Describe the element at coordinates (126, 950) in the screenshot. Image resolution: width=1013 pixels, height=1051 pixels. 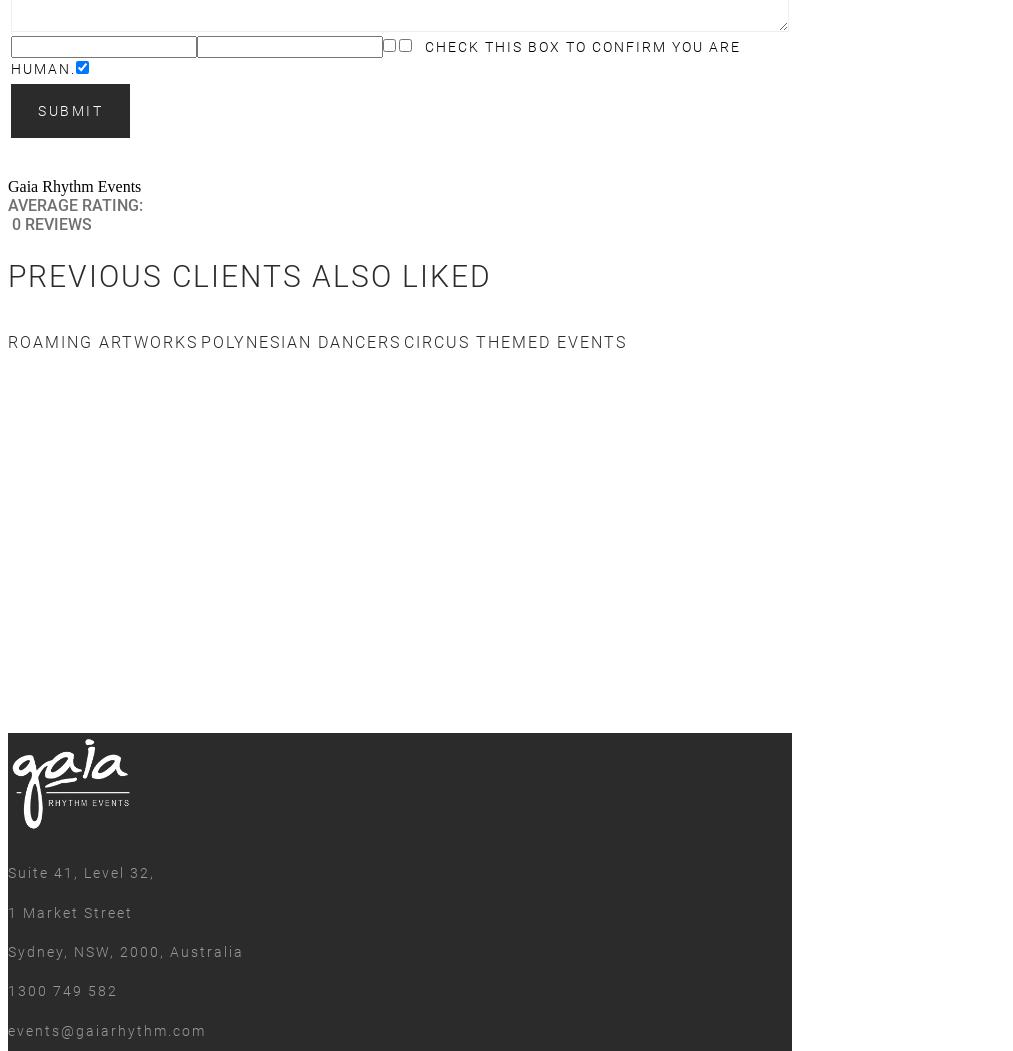
I see `'Sydney, NSW, 2000, Australia'` at that location.